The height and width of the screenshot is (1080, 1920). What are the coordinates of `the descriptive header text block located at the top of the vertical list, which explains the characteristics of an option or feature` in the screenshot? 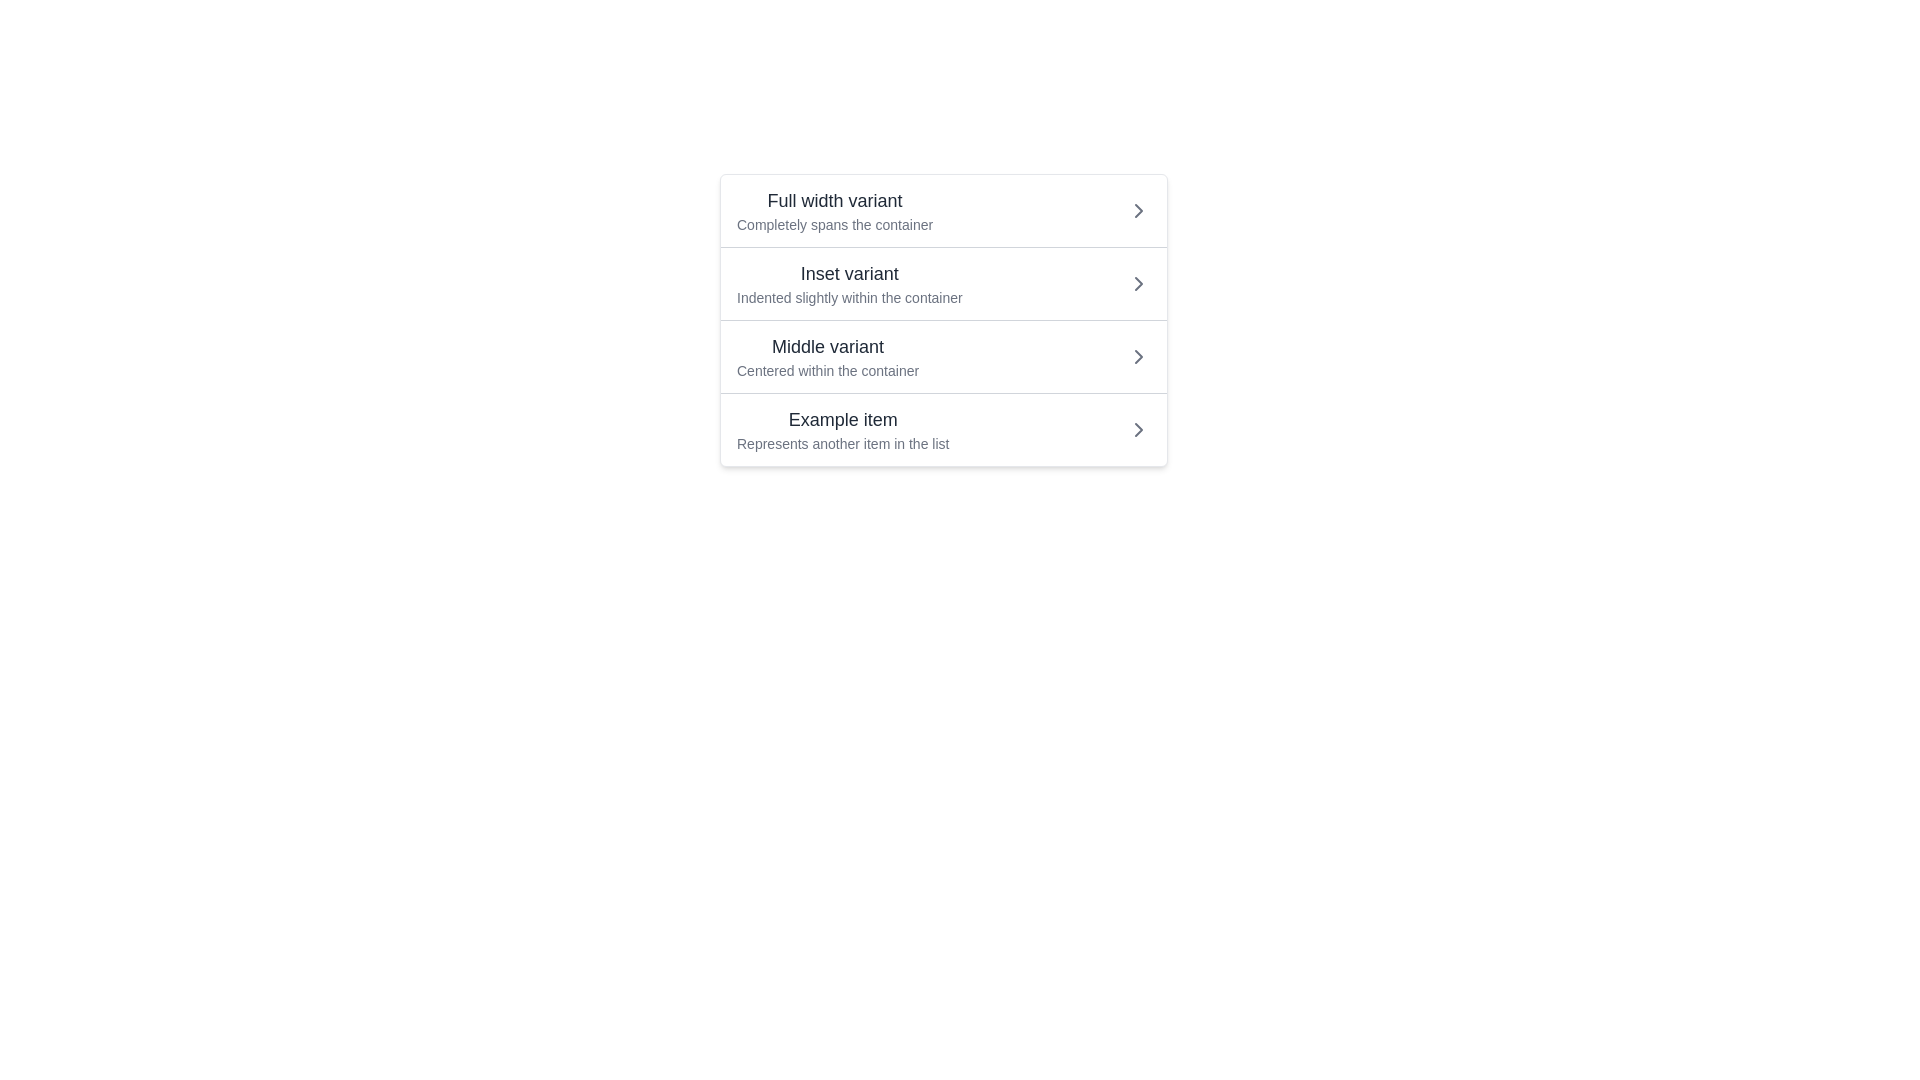 It's located at (835, 211).